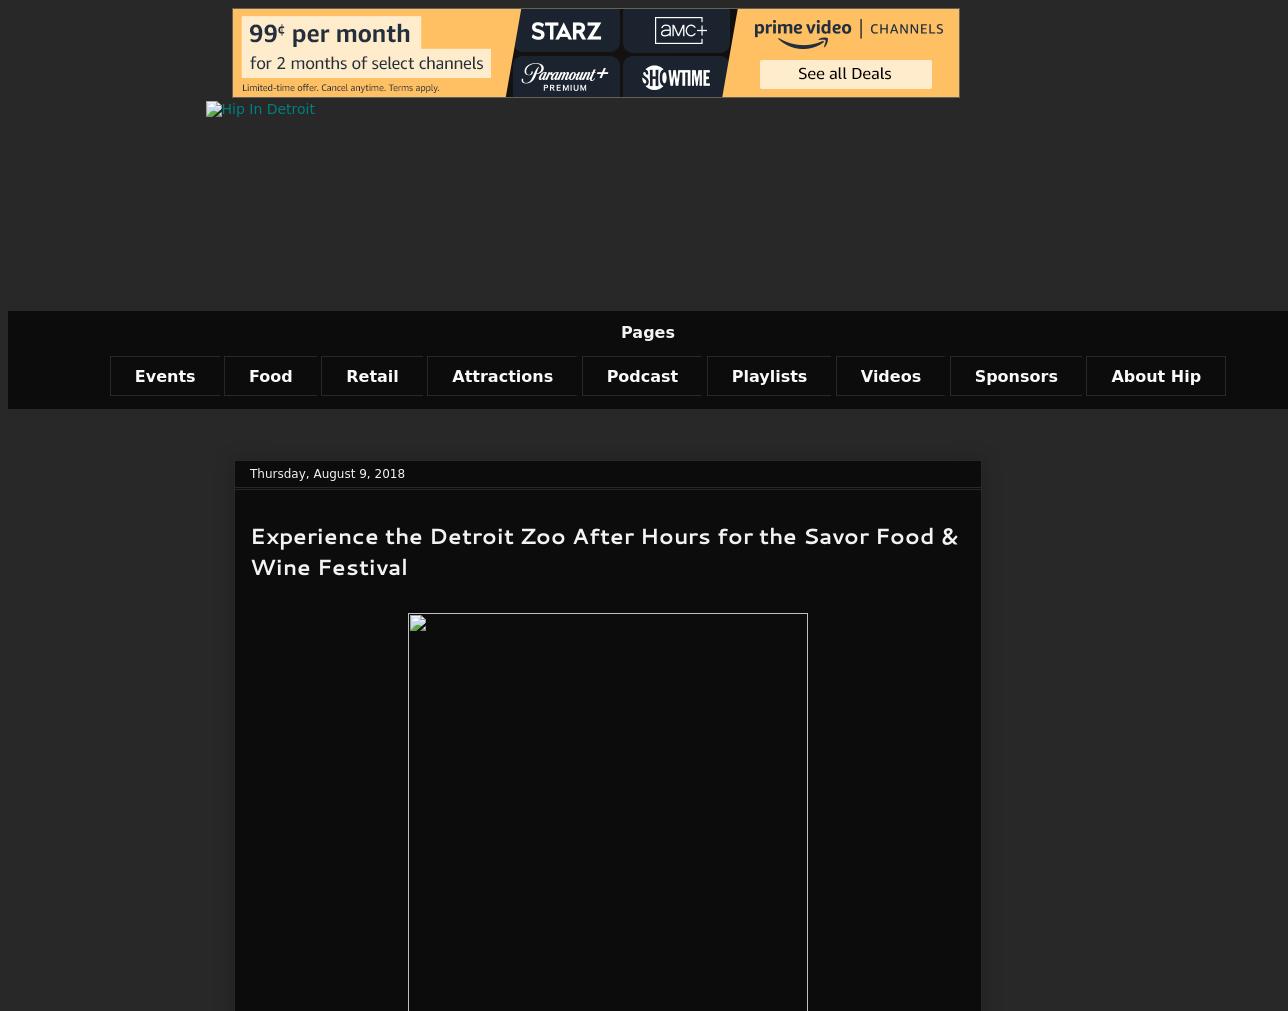 The height and width of the screenshot is (1011, 1288). What do you see at coordinates (1155, 374) in the screenshot?
I see `'About Hip'` at bounding box center [1155, 374].